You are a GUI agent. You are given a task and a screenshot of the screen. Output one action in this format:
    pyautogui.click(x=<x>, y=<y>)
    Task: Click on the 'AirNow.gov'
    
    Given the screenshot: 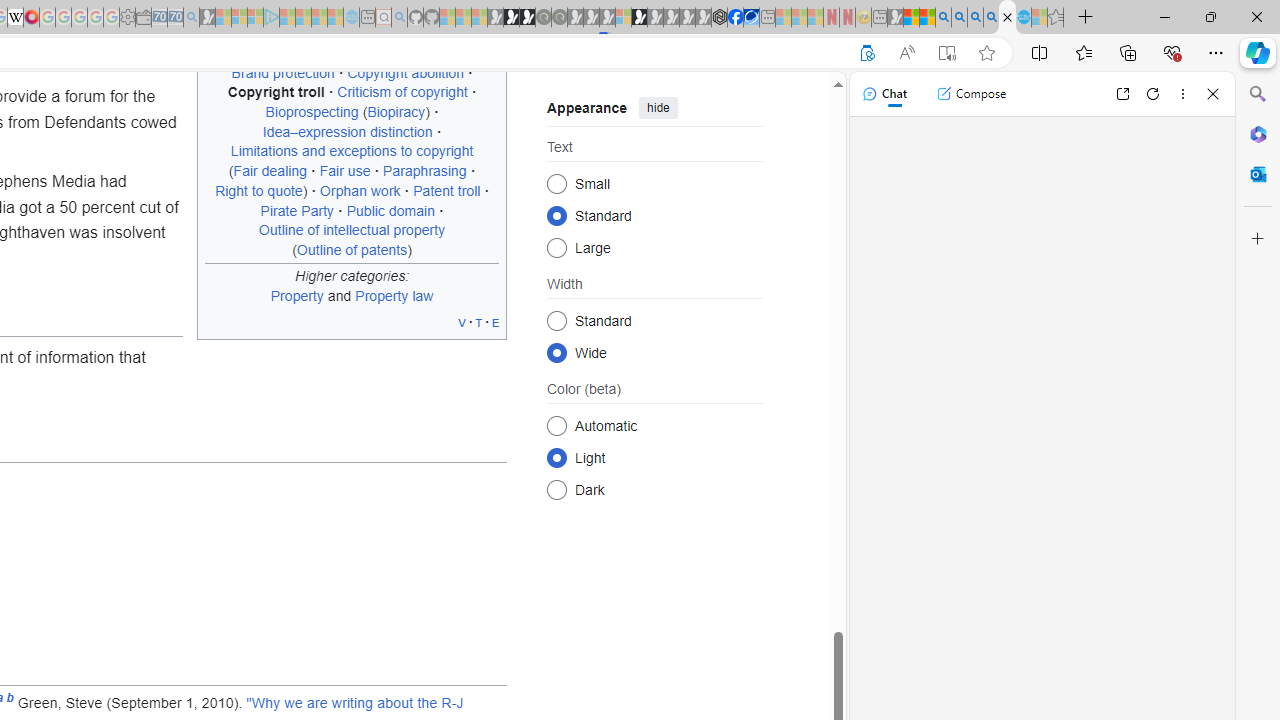 What is the action you would take?
    pyautogui.click(x=750, y=17)
    